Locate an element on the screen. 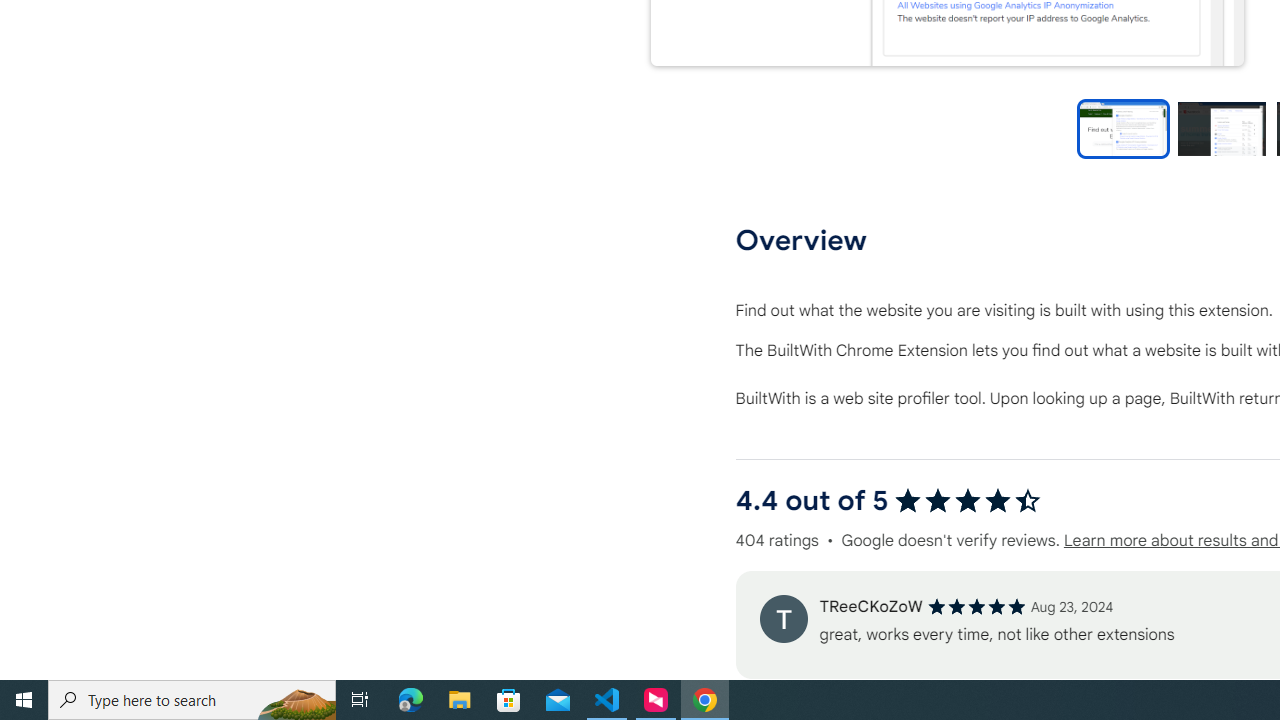 This screenshot has height=720, width=1280. '4.4 out of 5 stars' is located at coordinates (967, 499).